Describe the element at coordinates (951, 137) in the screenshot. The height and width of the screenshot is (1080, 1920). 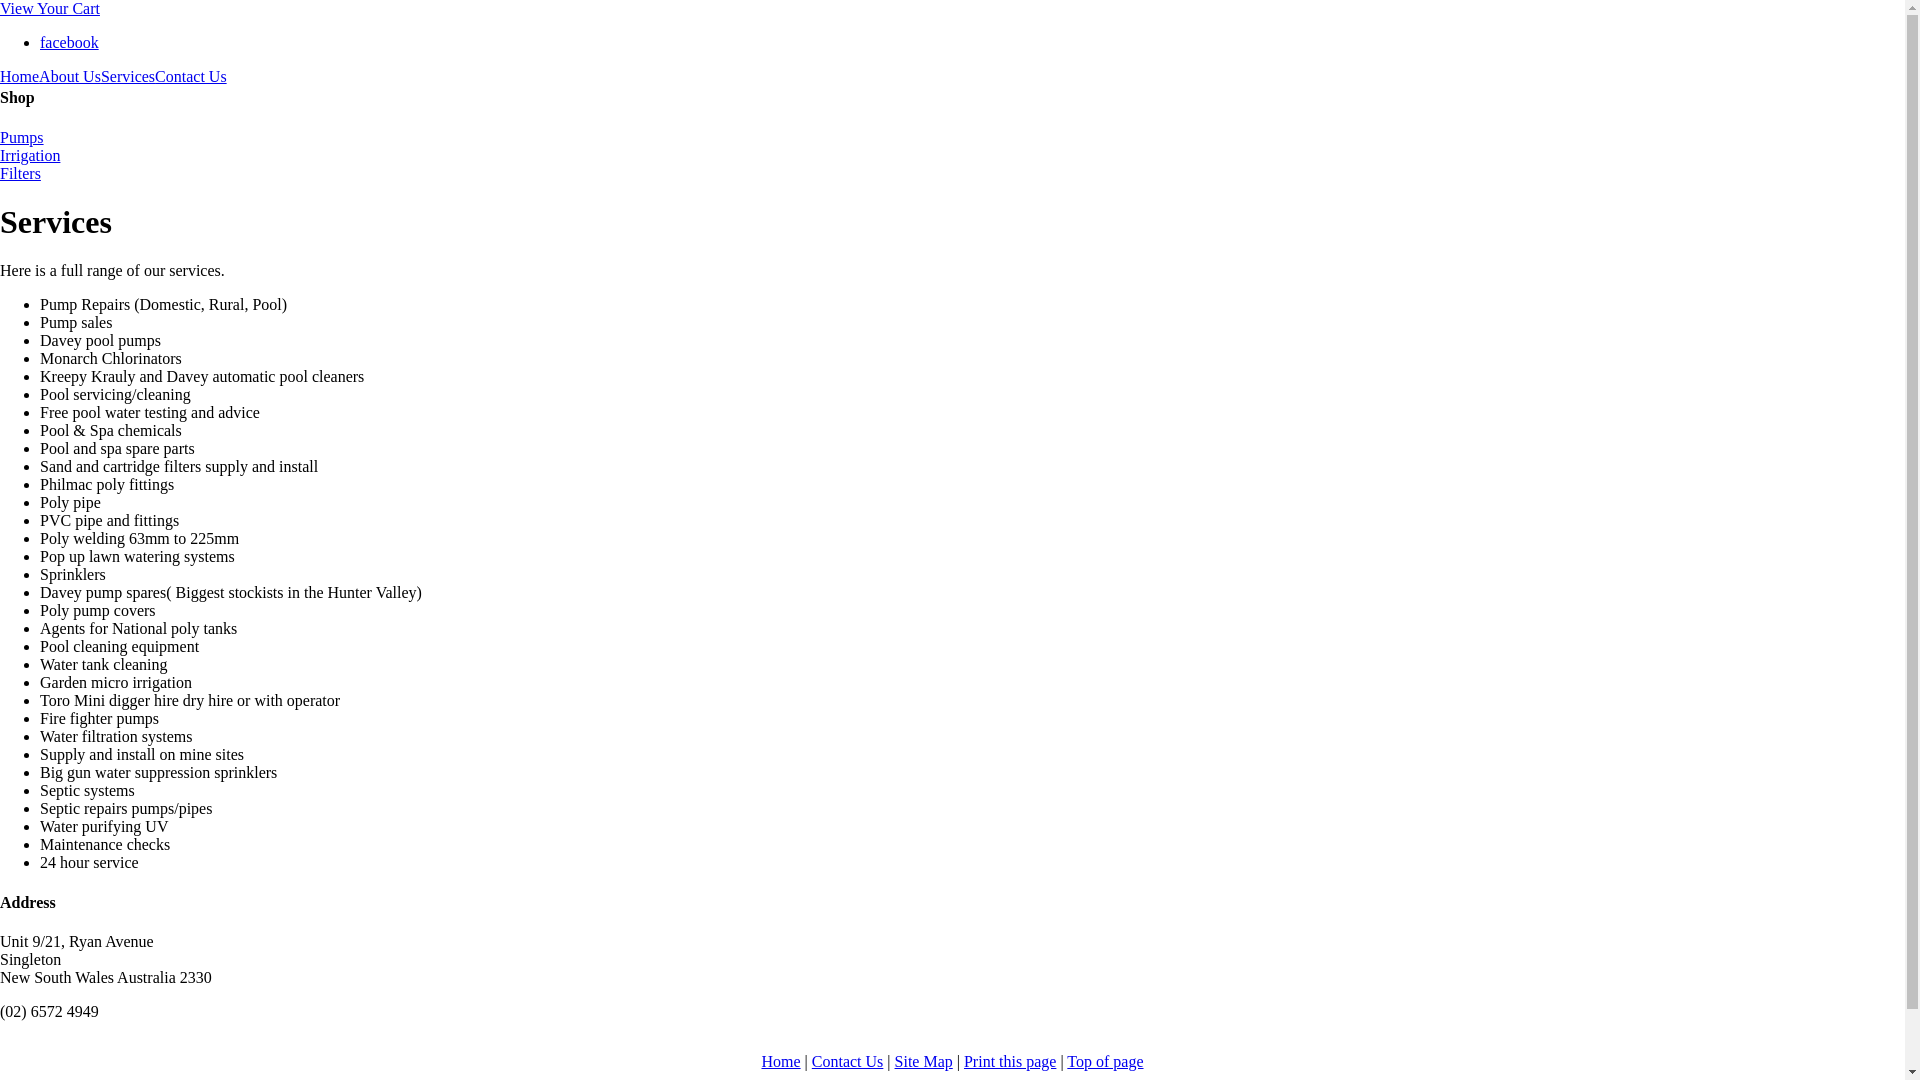
I see `'Pumps'` at that location.